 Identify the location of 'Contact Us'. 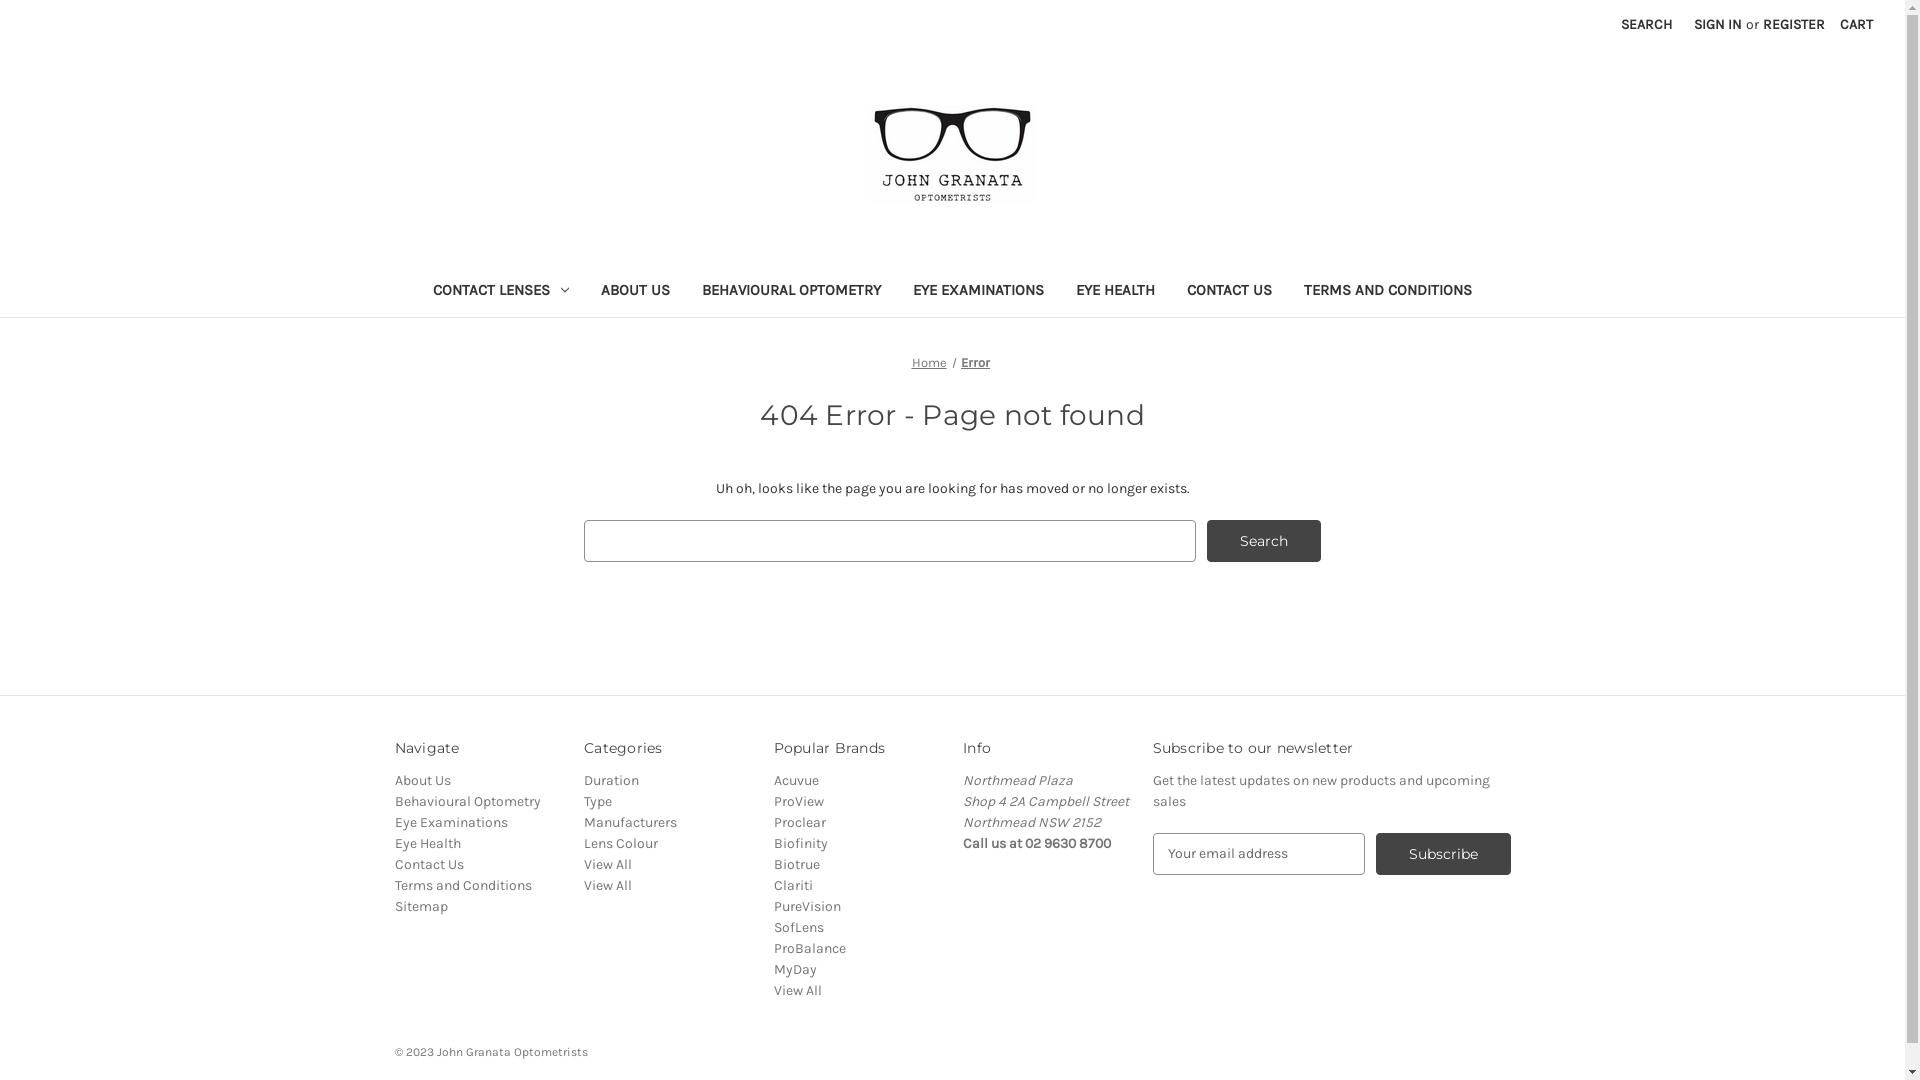
(393, 863).